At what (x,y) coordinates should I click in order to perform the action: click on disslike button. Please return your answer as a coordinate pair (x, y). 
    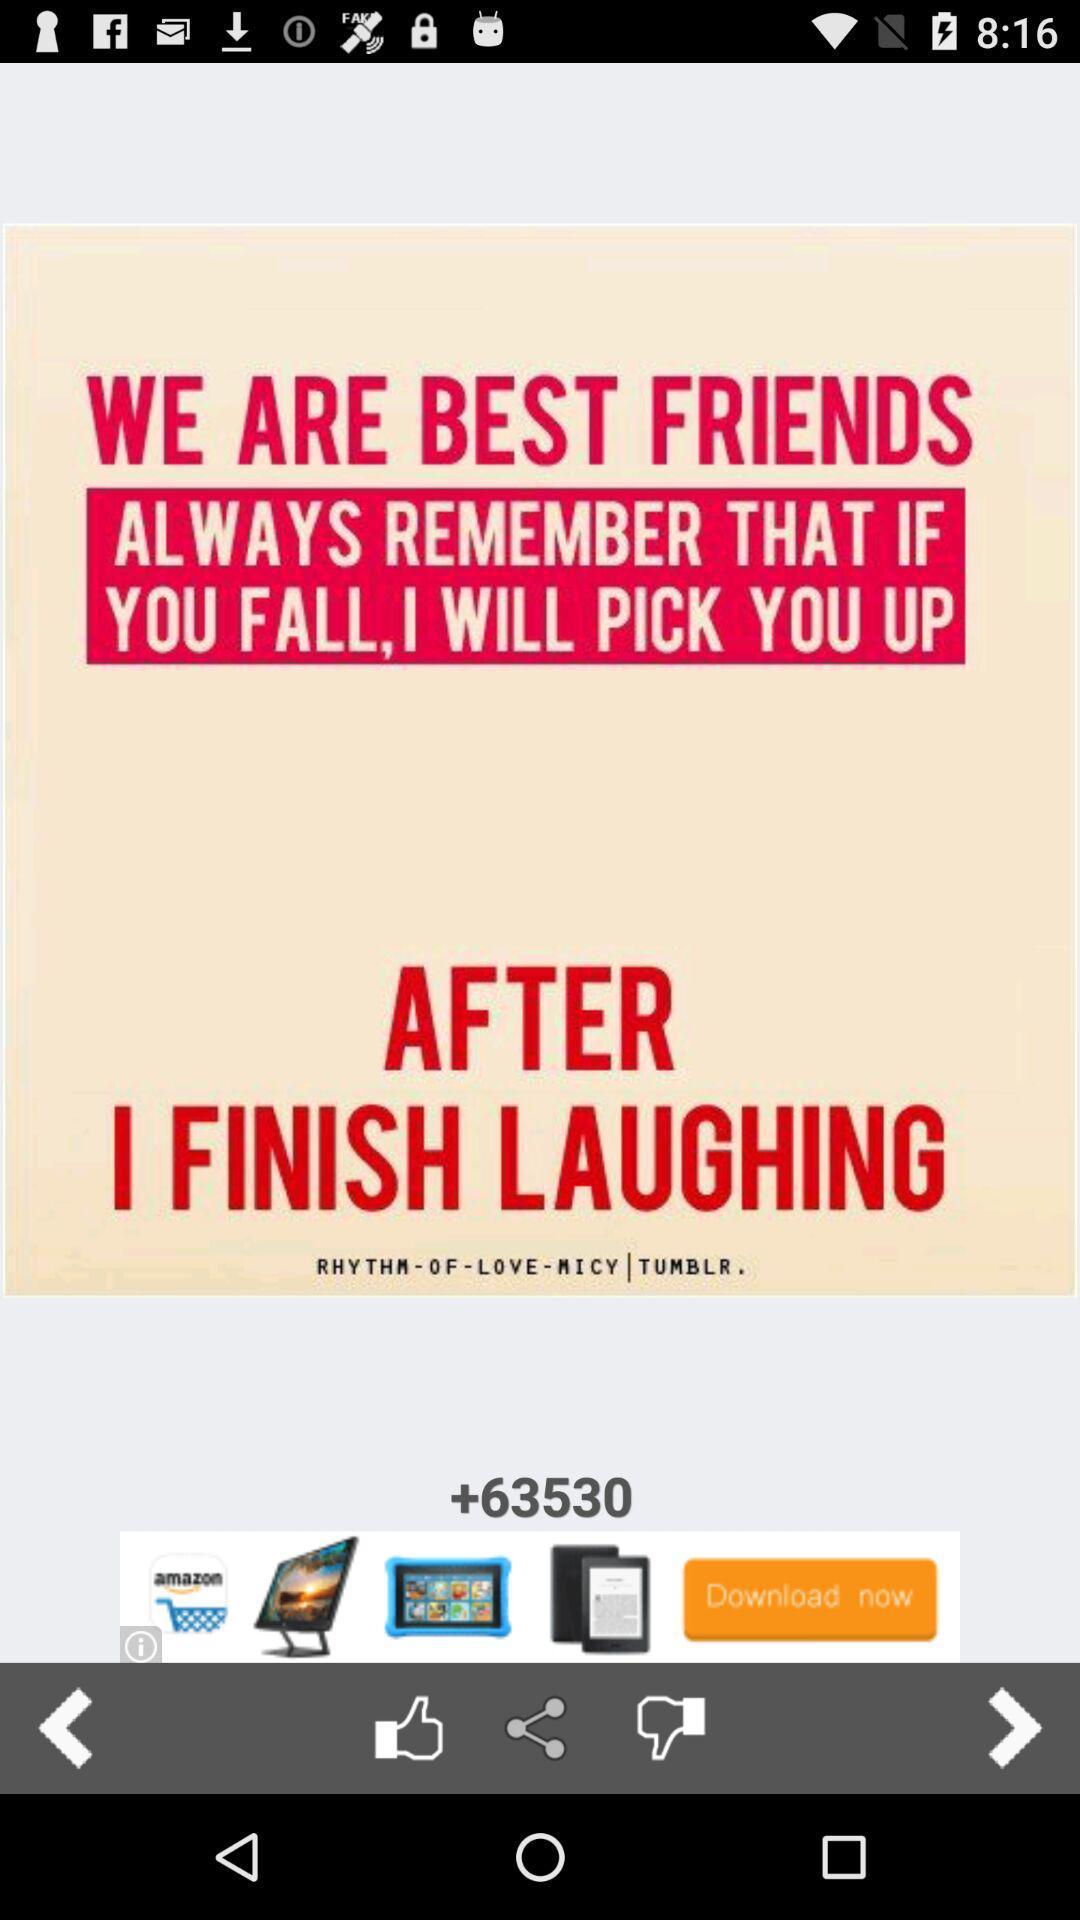
    Looking at the image, I should click on (670, 1727).